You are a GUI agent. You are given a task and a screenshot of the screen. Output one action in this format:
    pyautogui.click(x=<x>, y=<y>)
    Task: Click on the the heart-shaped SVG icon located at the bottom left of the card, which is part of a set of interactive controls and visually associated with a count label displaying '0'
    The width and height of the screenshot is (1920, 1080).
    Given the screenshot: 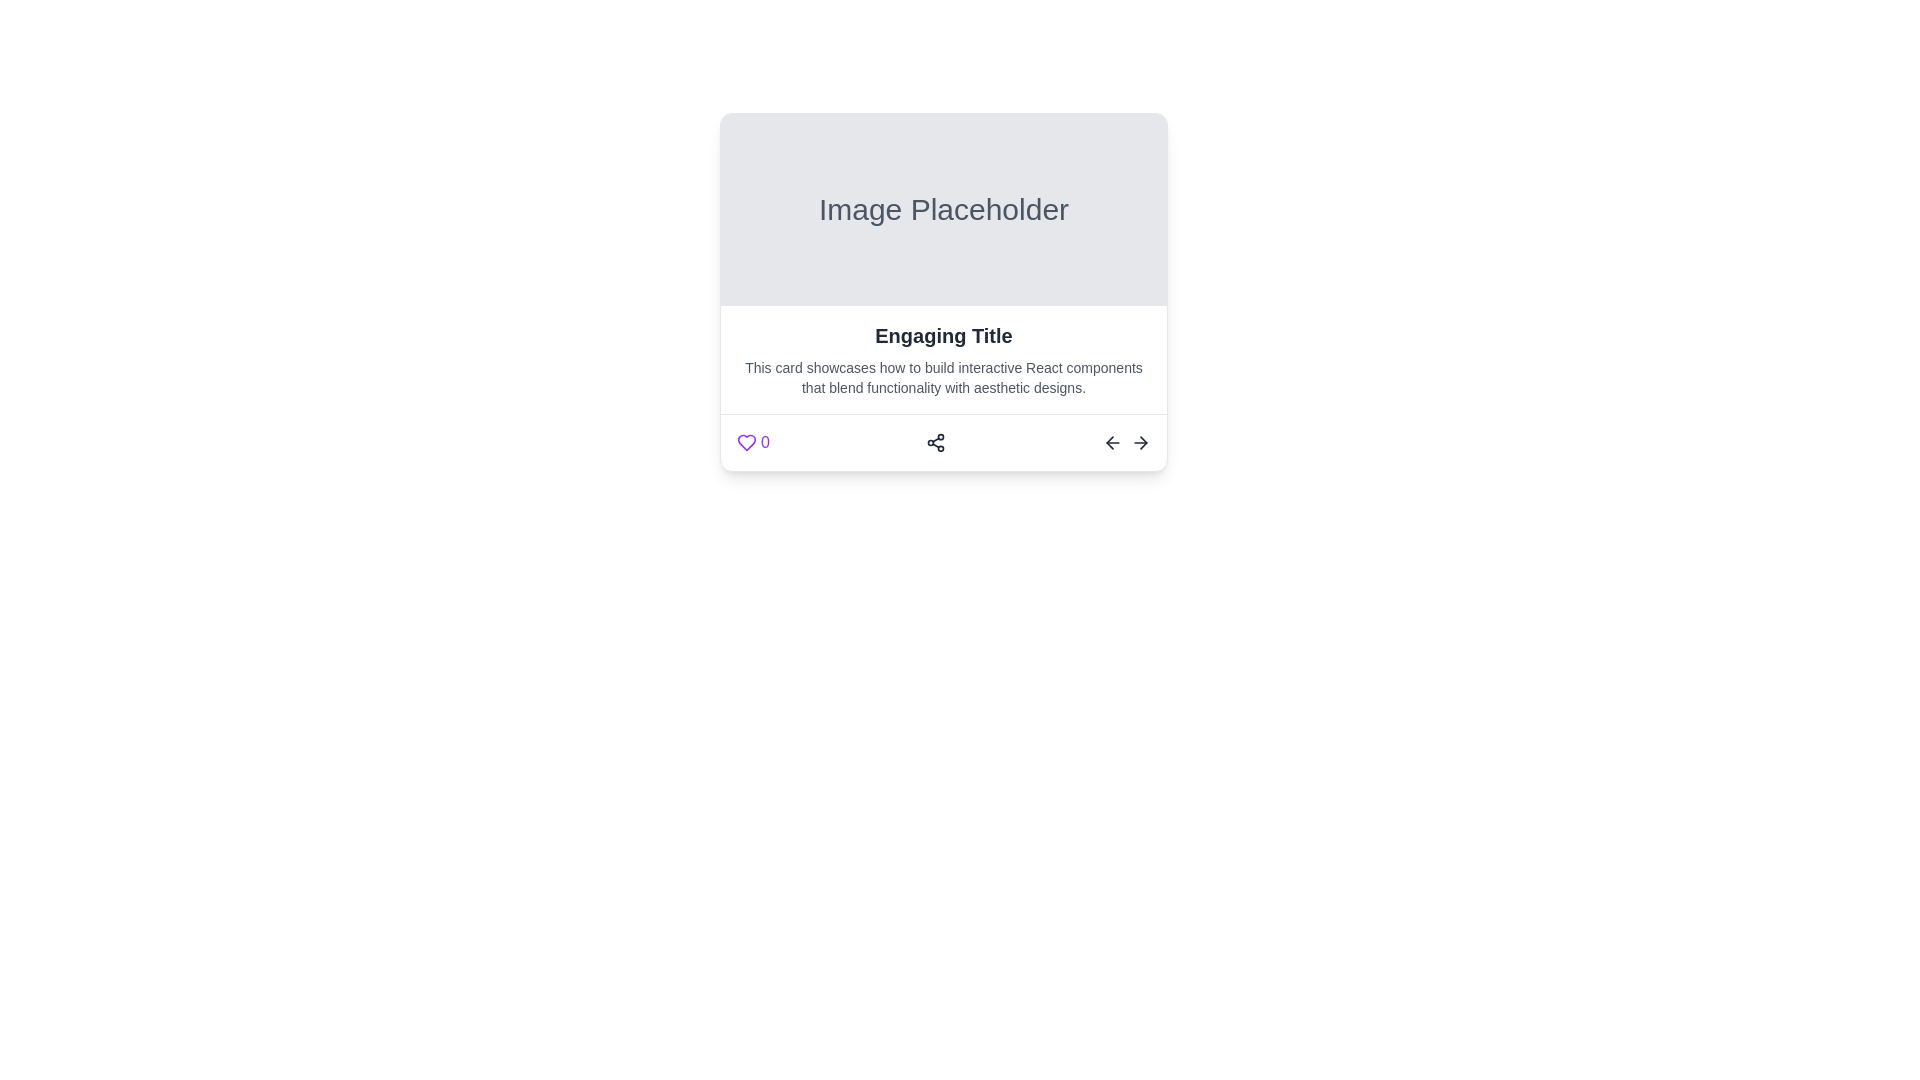 What is the action you would take?
    pyautogui.click(x=746, y=442)
    